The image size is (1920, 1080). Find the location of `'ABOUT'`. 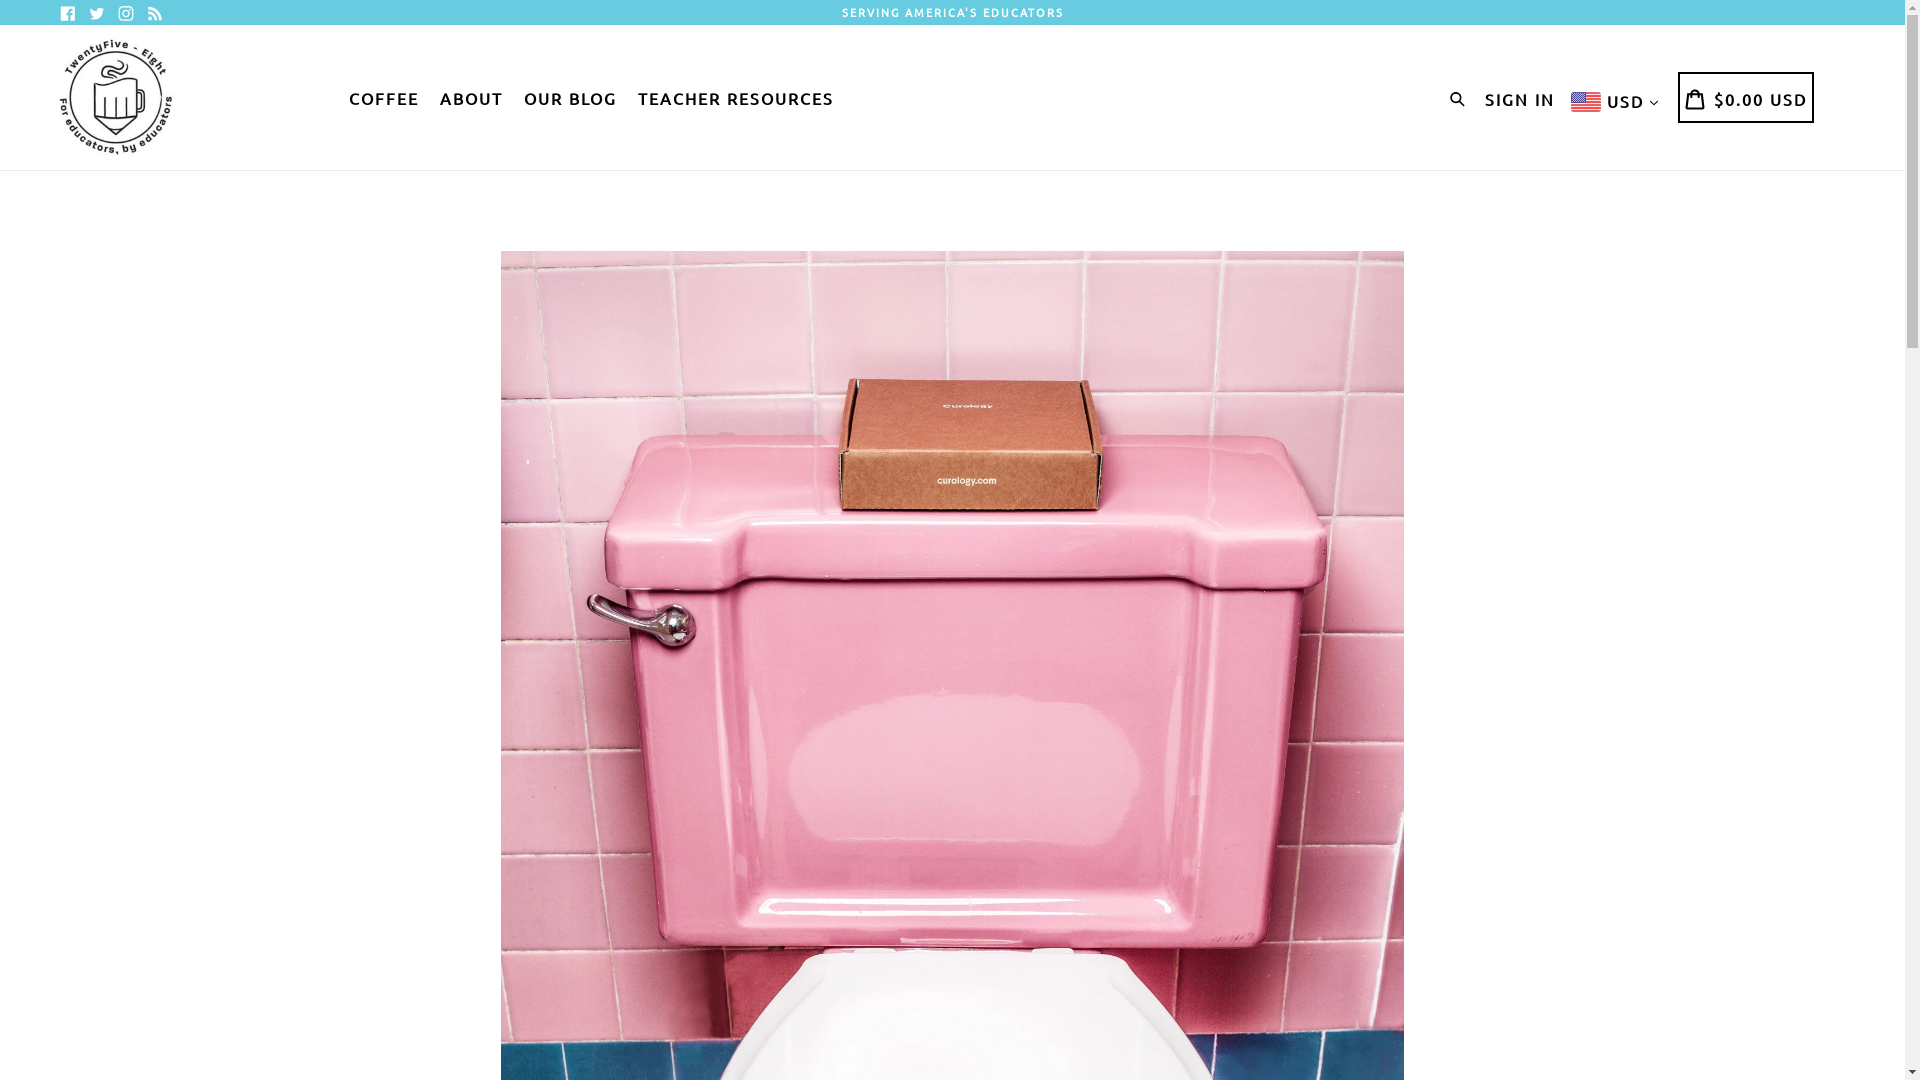

'ABOUT' is located at coordinates (470, 97).